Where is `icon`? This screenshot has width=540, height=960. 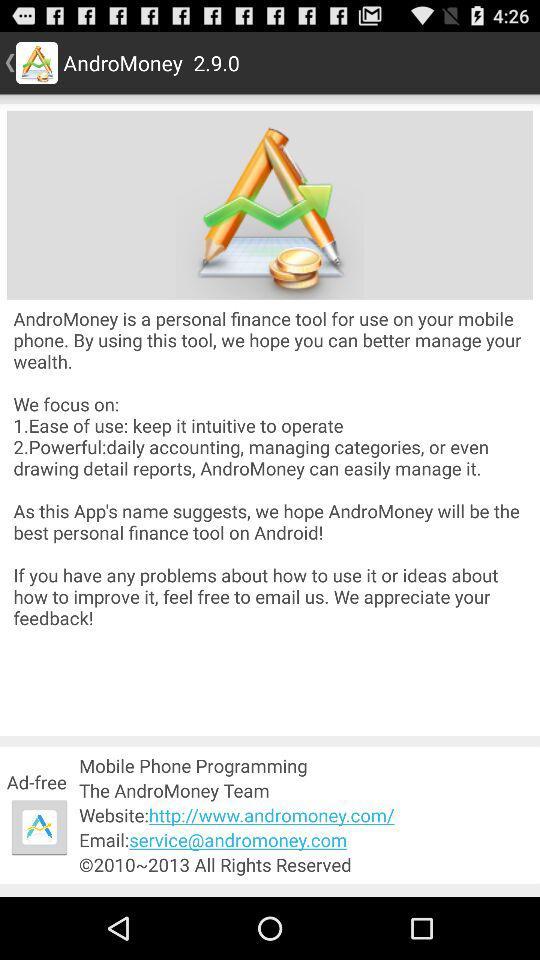
icon is located at coordinates (39, 827).